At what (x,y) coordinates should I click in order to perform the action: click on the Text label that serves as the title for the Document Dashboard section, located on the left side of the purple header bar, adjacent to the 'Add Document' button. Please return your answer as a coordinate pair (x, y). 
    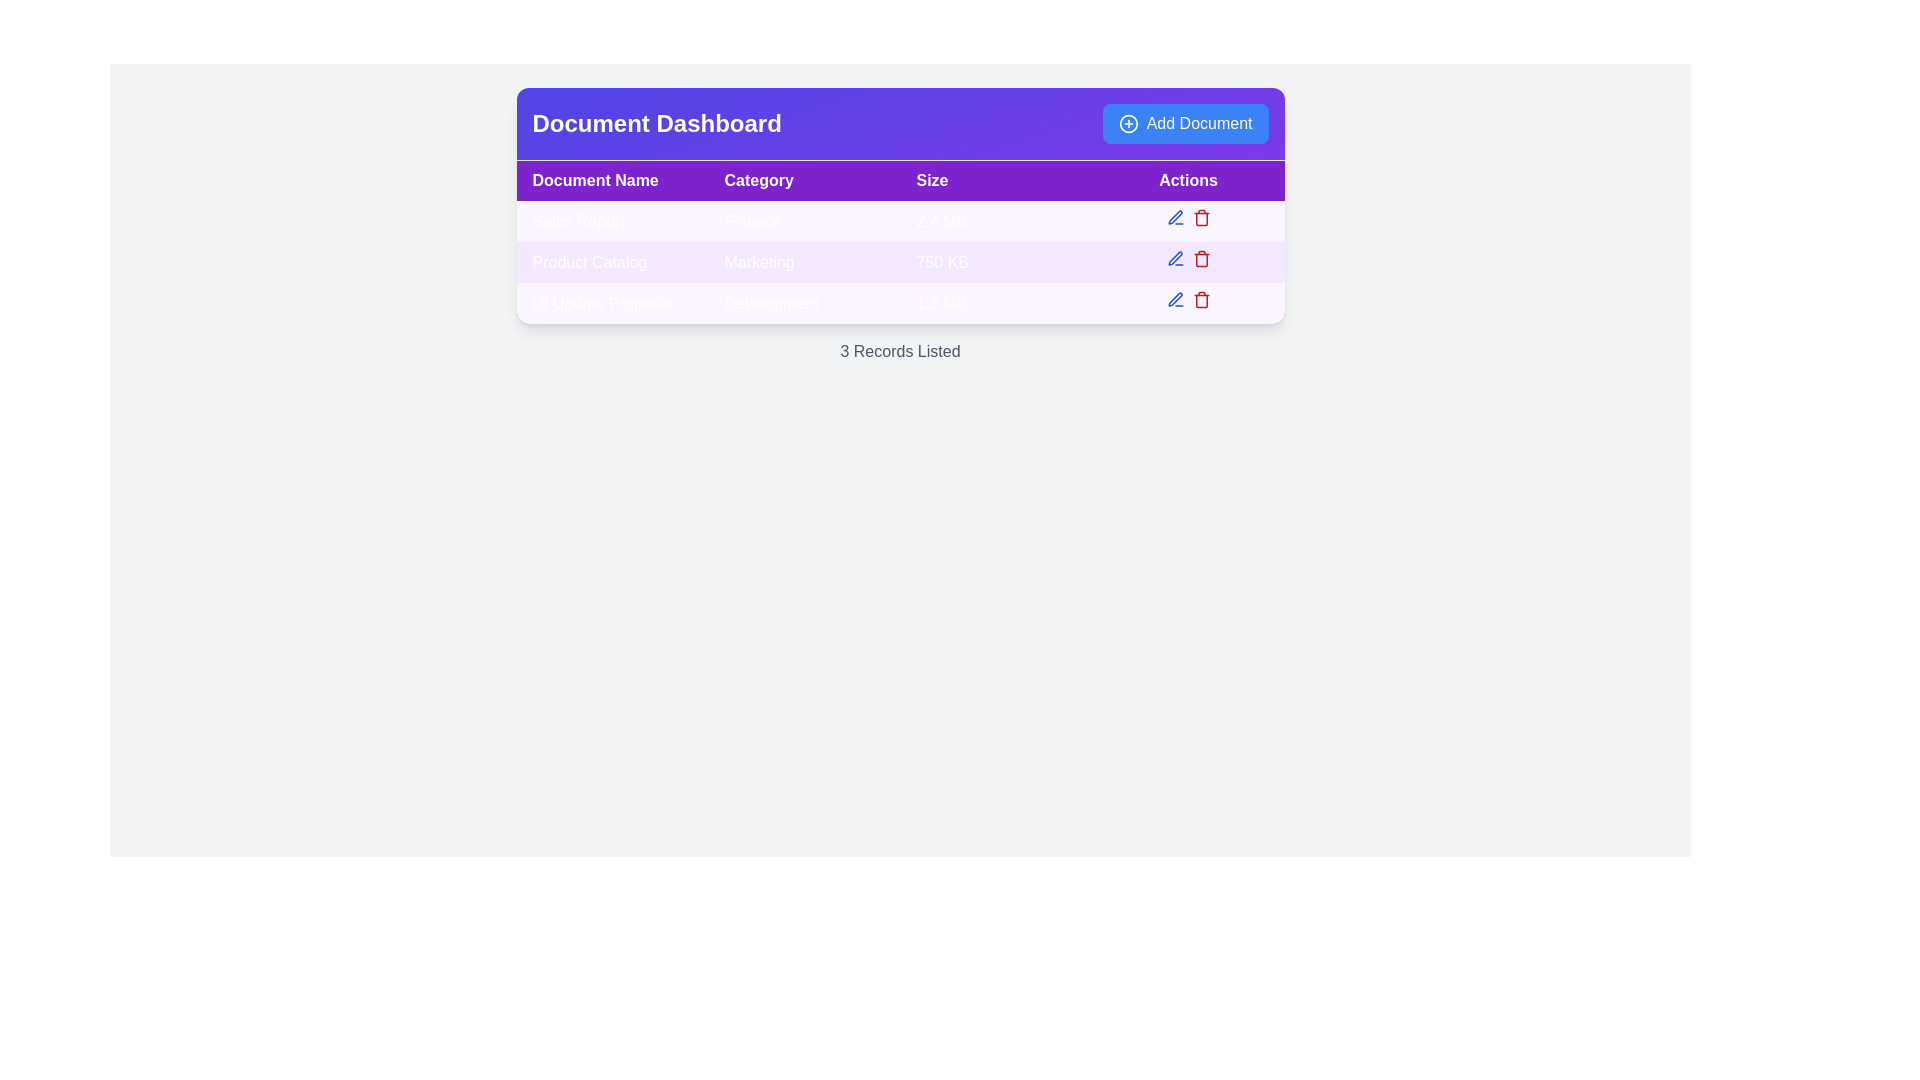
    Looking at the image, I should click on (657, 123).